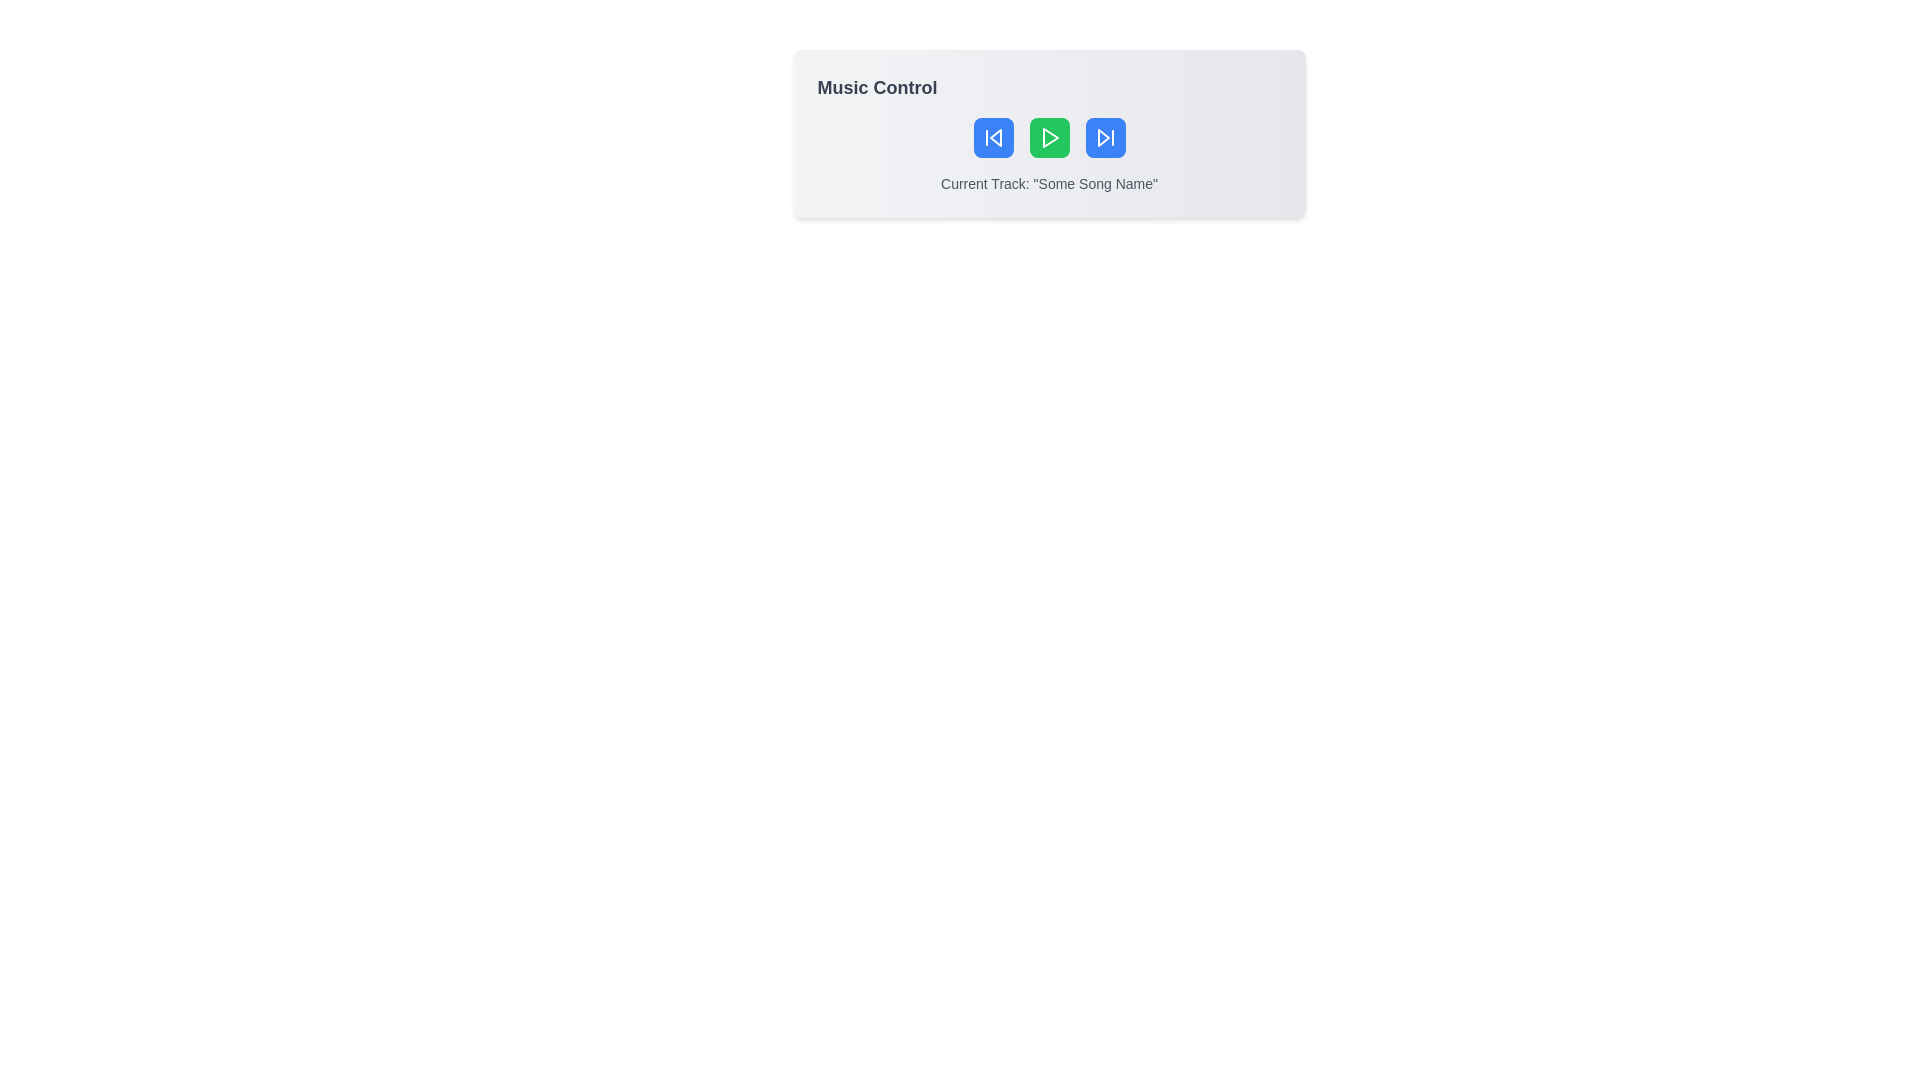  Describe the element at coordinates (1102, 137) in the screenshot. I see `the rightmost button containing the triangular arrow symbol representing the 'Skip Forward' action` at that location.